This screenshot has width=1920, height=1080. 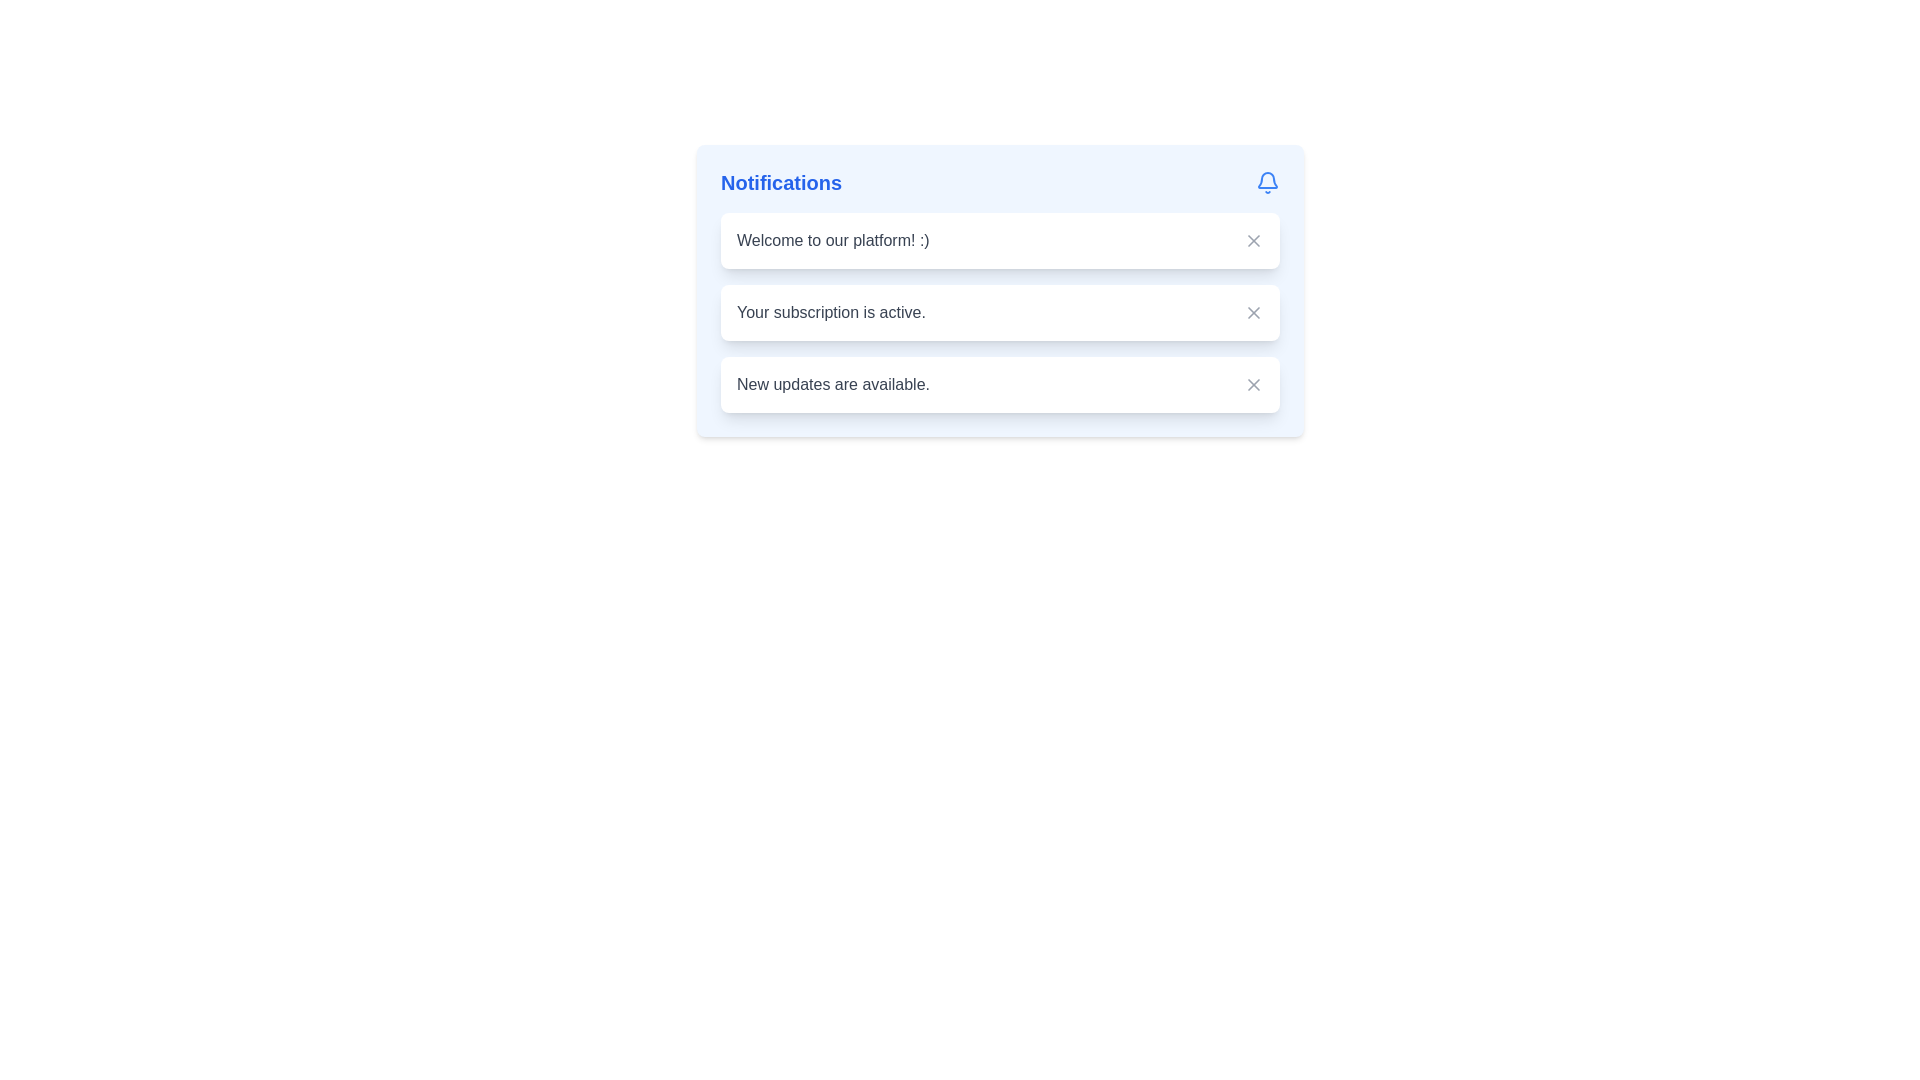 What do you see at coordinates (1252, 312) in the screenshot?
I see `the cross icon button that allows users to dismiss or close the associated notification, located to the far right of the 'Your subscription is active.' notification text` at bounding box center [1252, 312].